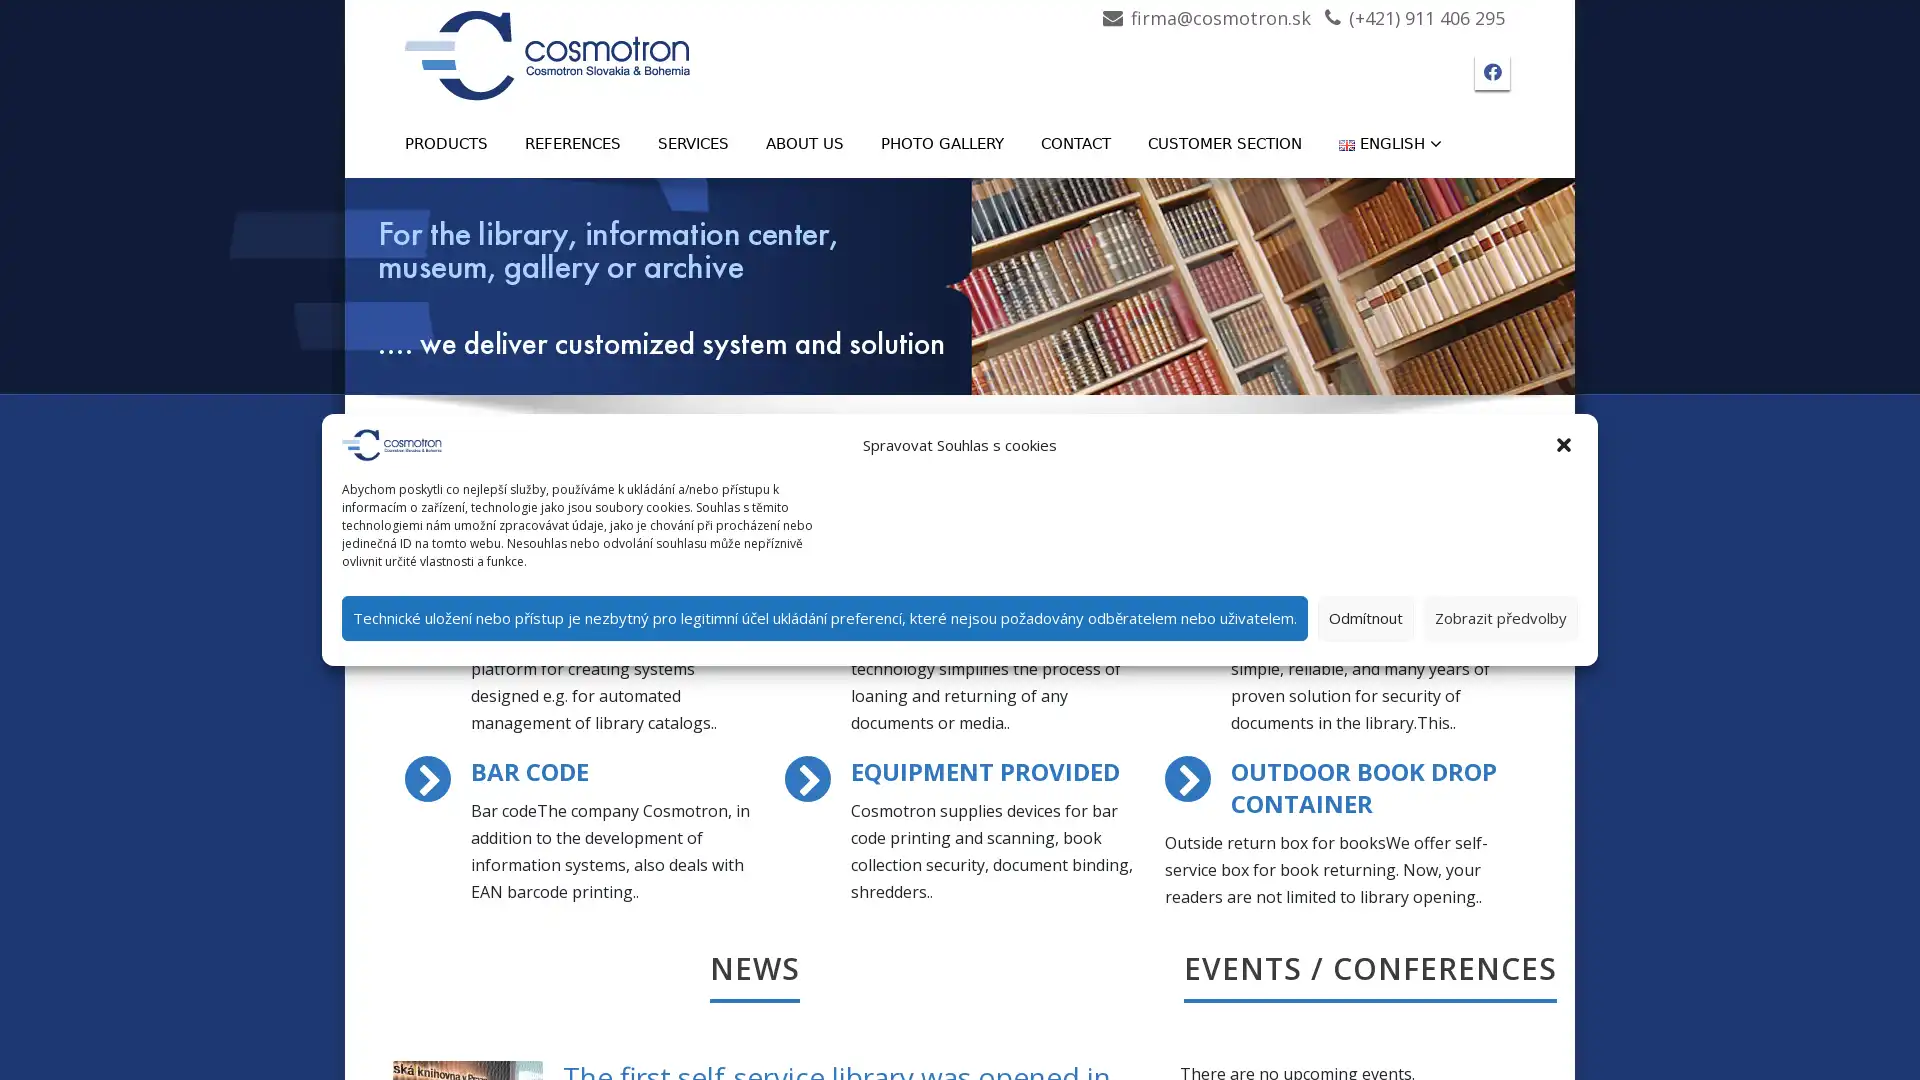 This screenshot has height=1080, width=1920. What do you see at coordinates (1365, 616) in the screenshot?
I see `Odmitnout` at bounding box center [1365, 616].